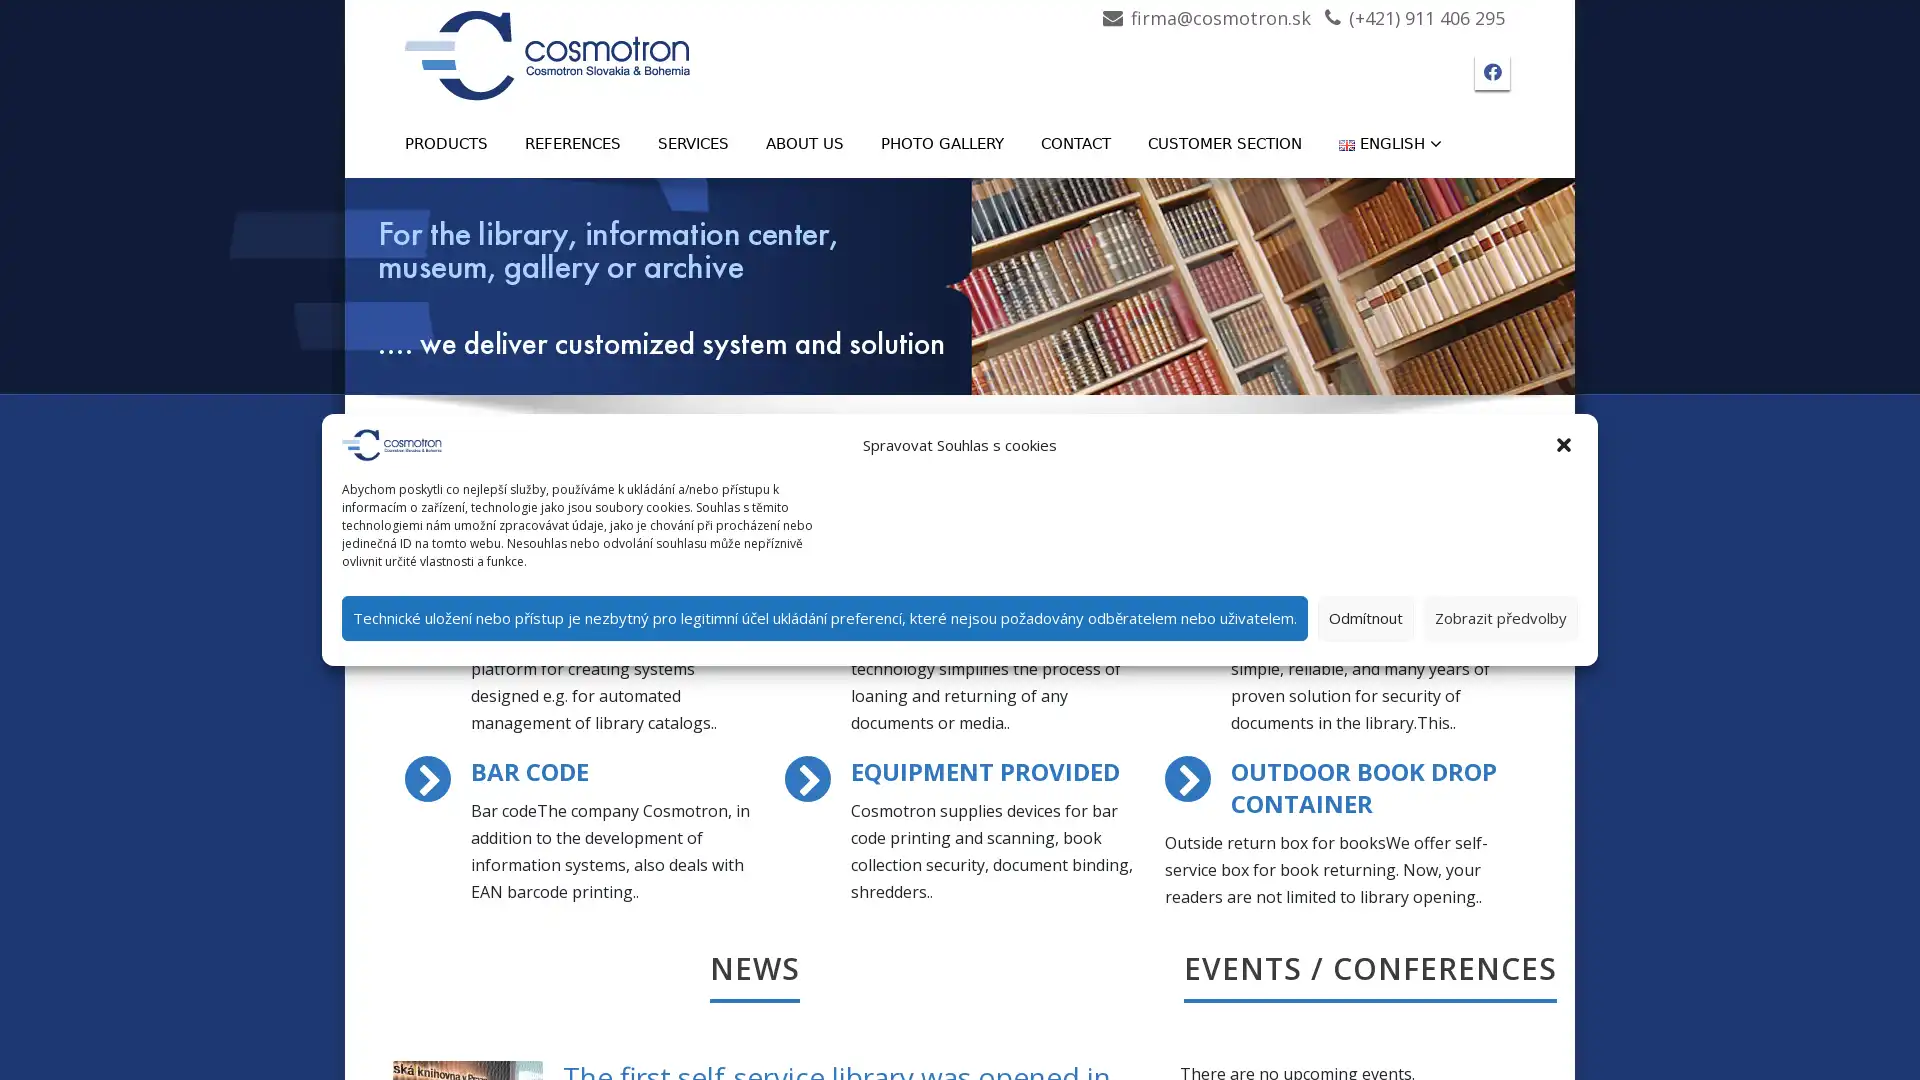 This screenshot has height=1080, width=1920. What do you see at coordinates (1365, 616) in the screenshot?
I see `Odmitnout` at bounding box center [1365, 616].